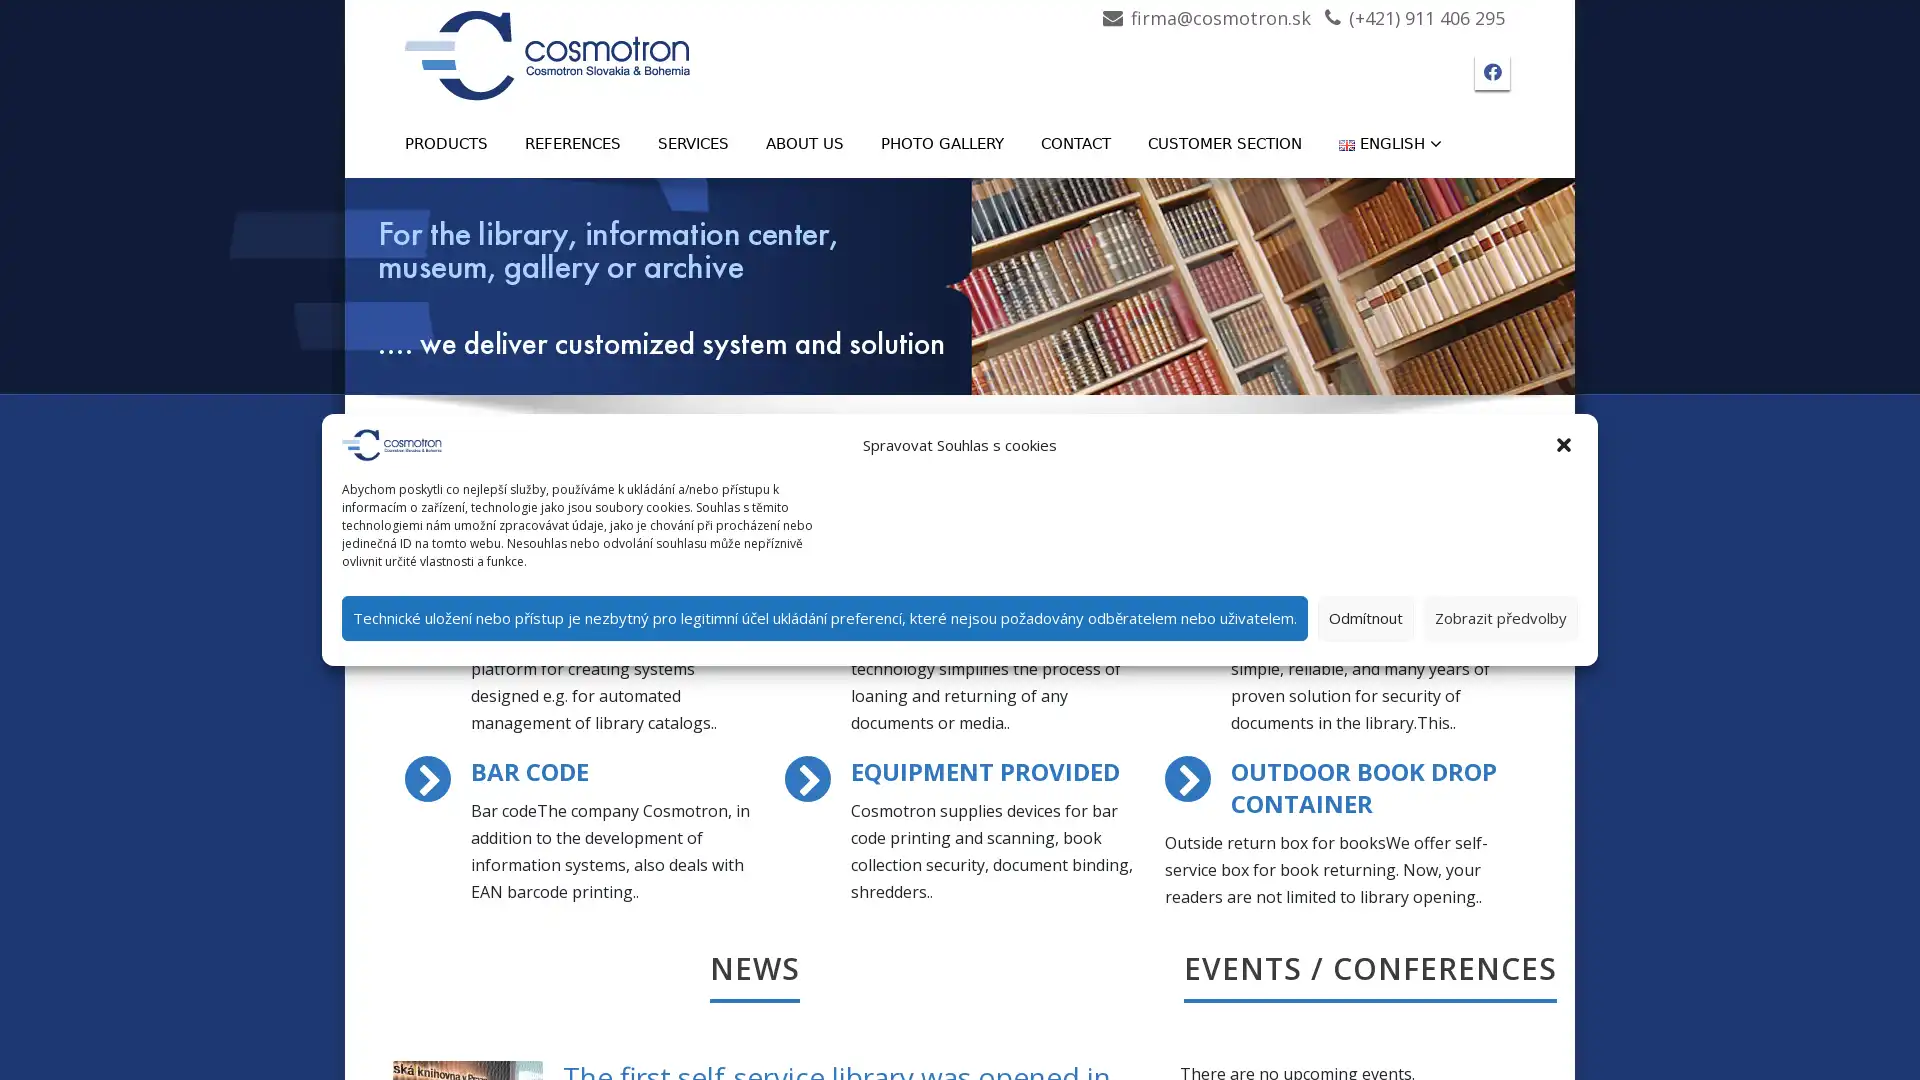 This screenshot has height=1080, width=1920. What do you see at coordinates (1365, 616) in the screenshot?
I see `Odmitnout` at bounding box center [1365, 616].